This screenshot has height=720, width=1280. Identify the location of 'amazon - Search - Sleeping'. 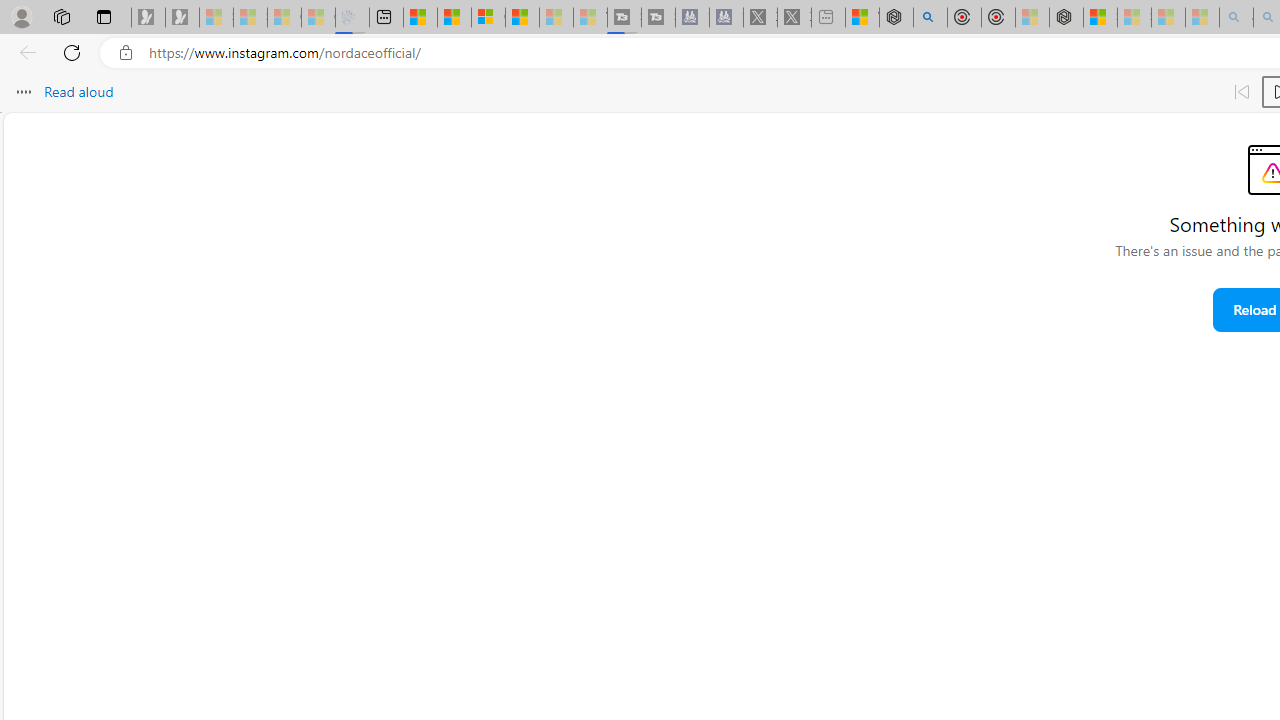
(1235, 17).